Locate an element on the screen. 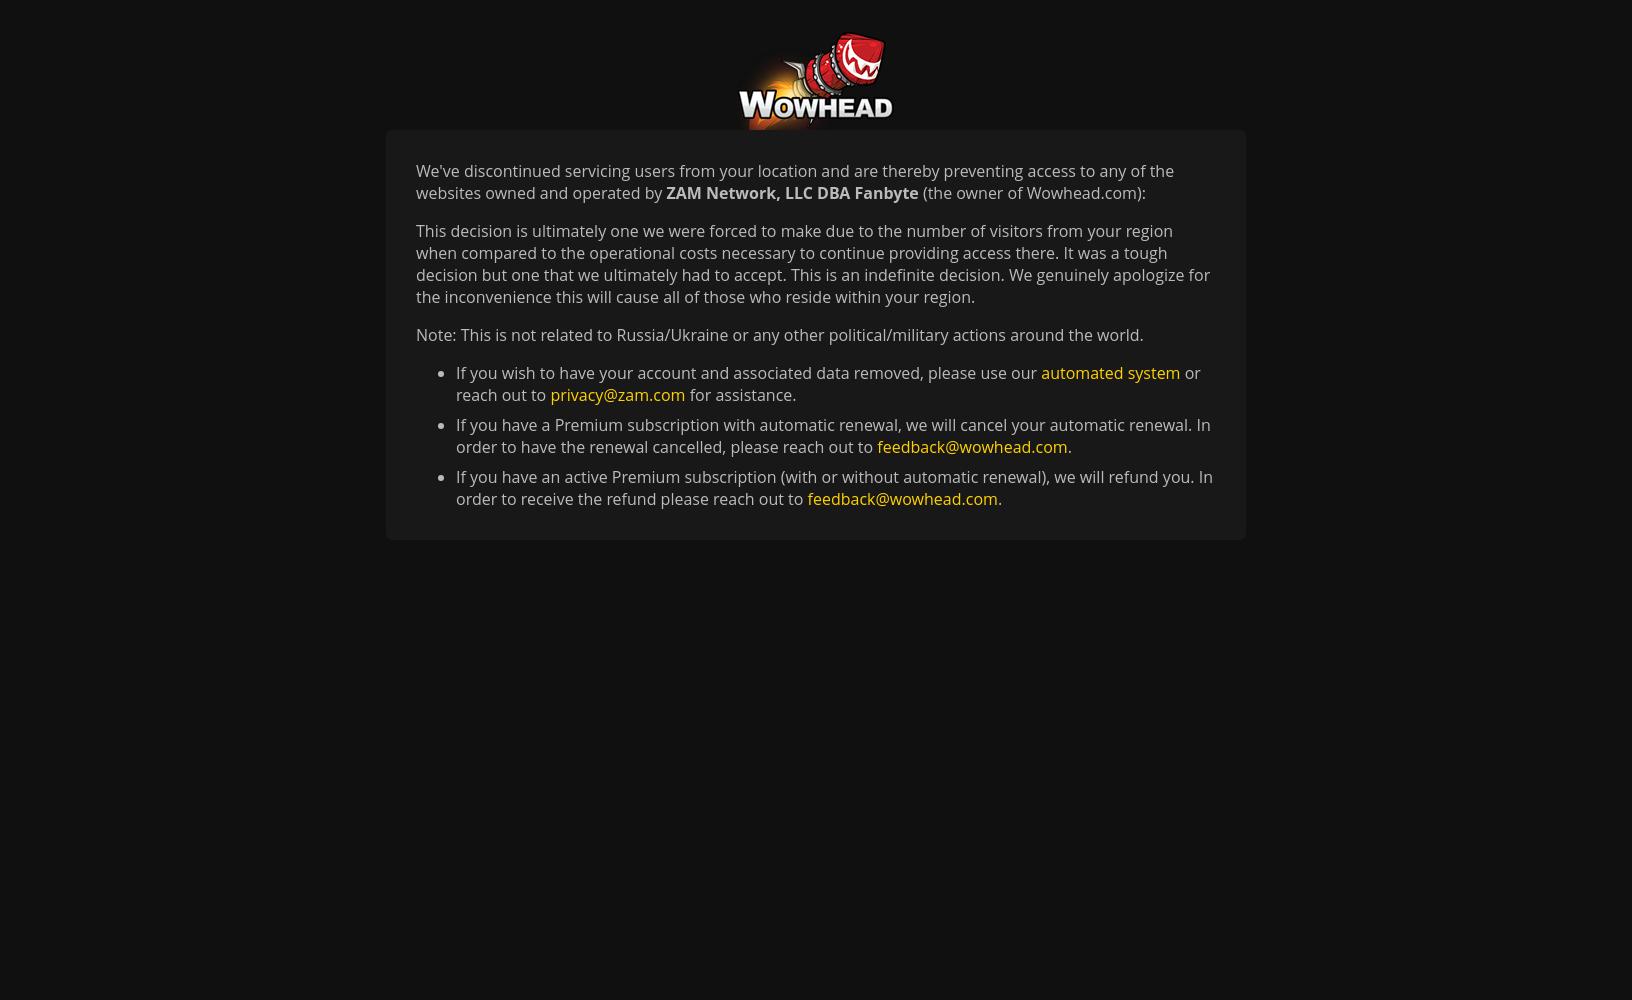 This screenshot has height=1000, width=1632. 'automated system' is located at coordinates (1109, 372).